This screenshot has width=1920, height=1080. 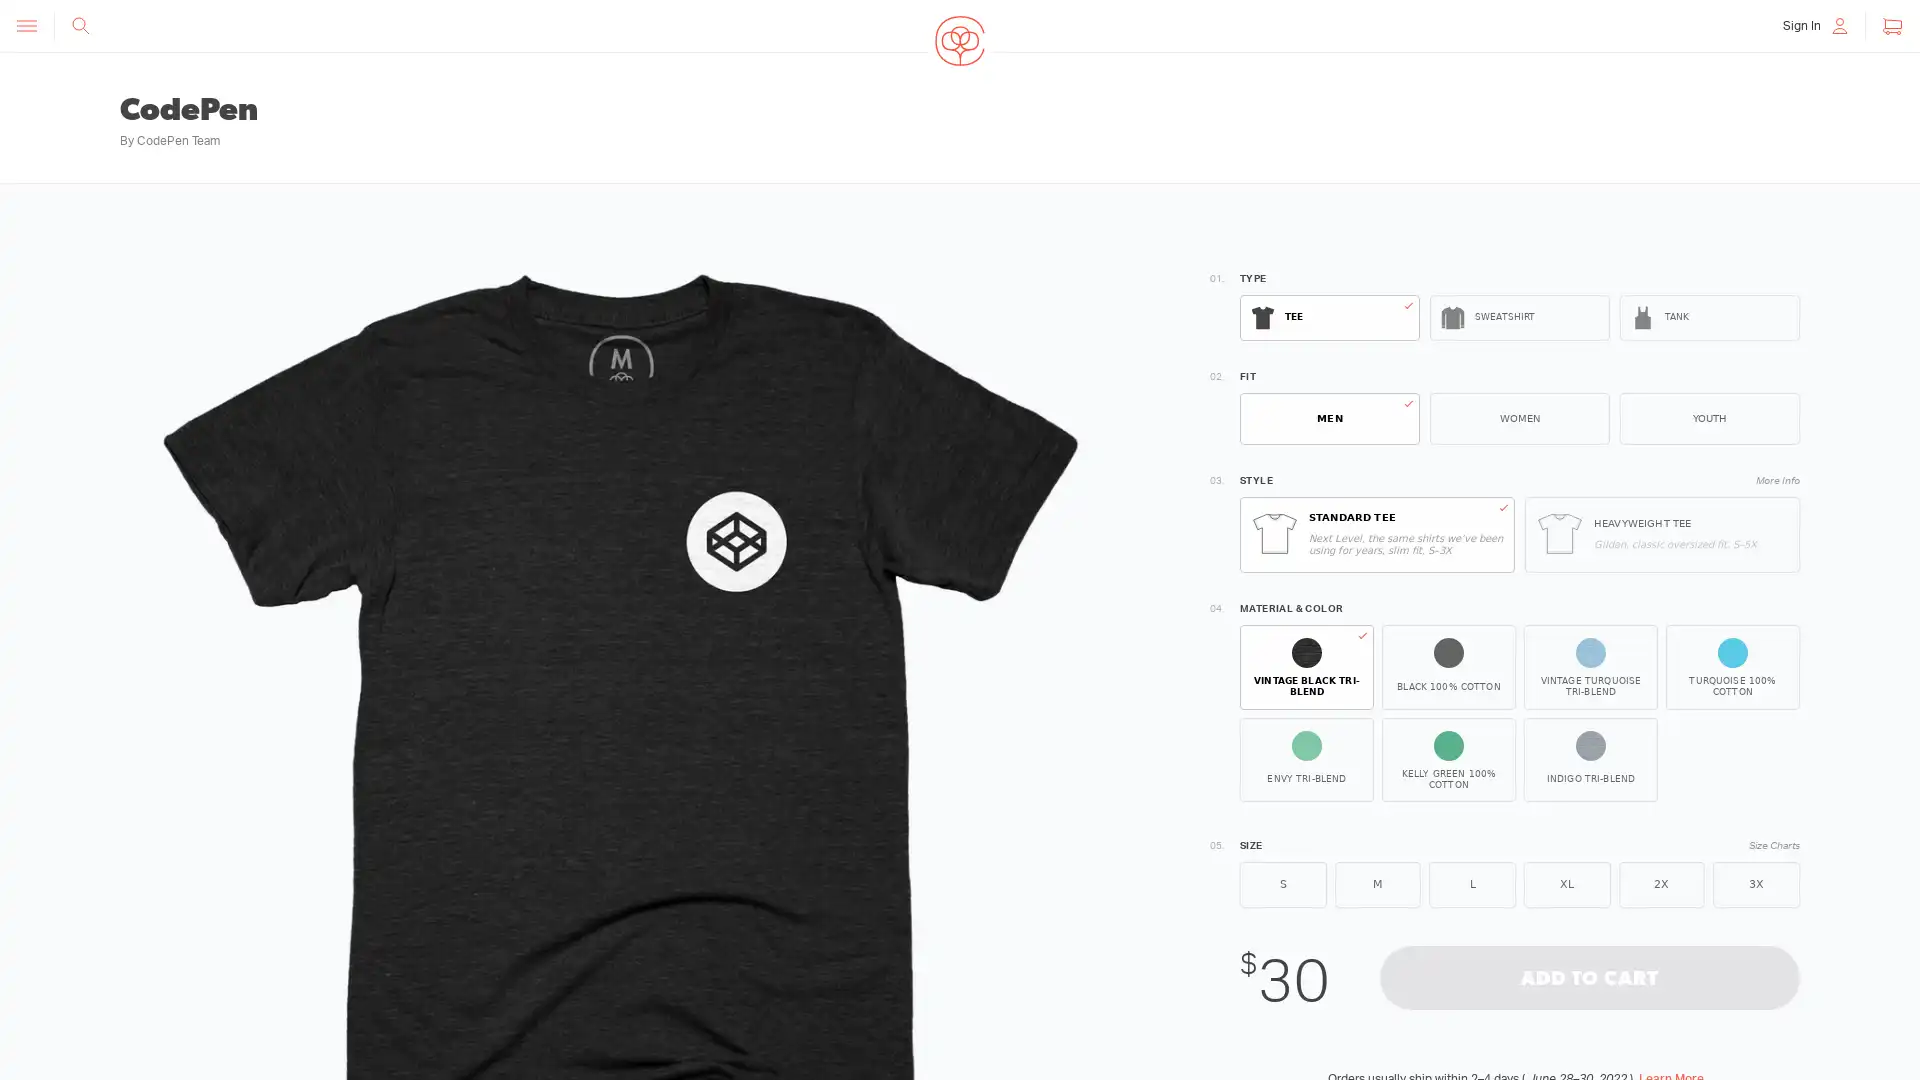 What do you see at coordinates (1589, 759) in the screenshot?
I see `INDIGO TRI-BLEND` at bounding box center [1589, 759].